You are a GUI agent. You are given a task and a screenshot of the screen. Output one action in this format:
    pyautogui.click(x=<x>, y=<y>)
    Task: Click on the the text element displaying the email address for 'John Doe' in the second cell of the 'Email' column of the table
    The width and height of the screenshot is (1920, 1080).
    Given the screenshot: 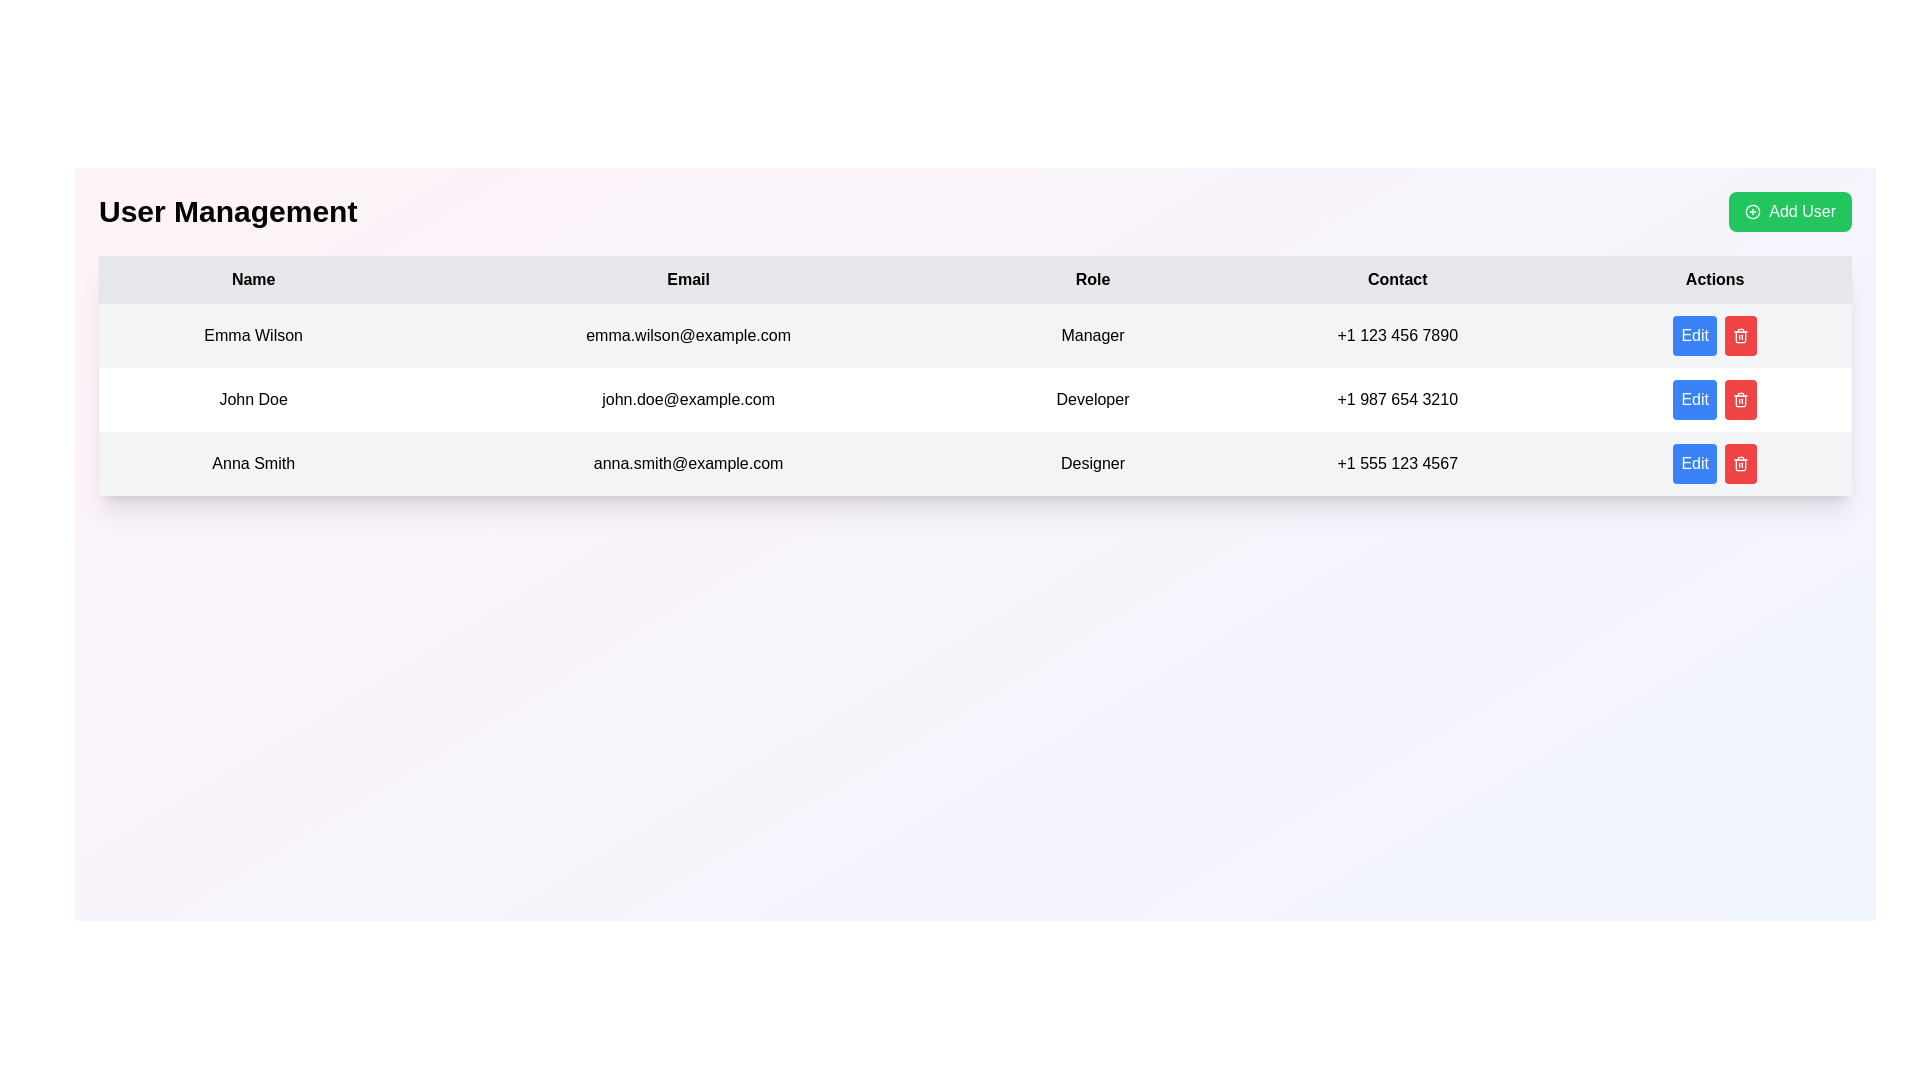 What is the action you would take?
    pyautogui.click(x=688, y=400)
    